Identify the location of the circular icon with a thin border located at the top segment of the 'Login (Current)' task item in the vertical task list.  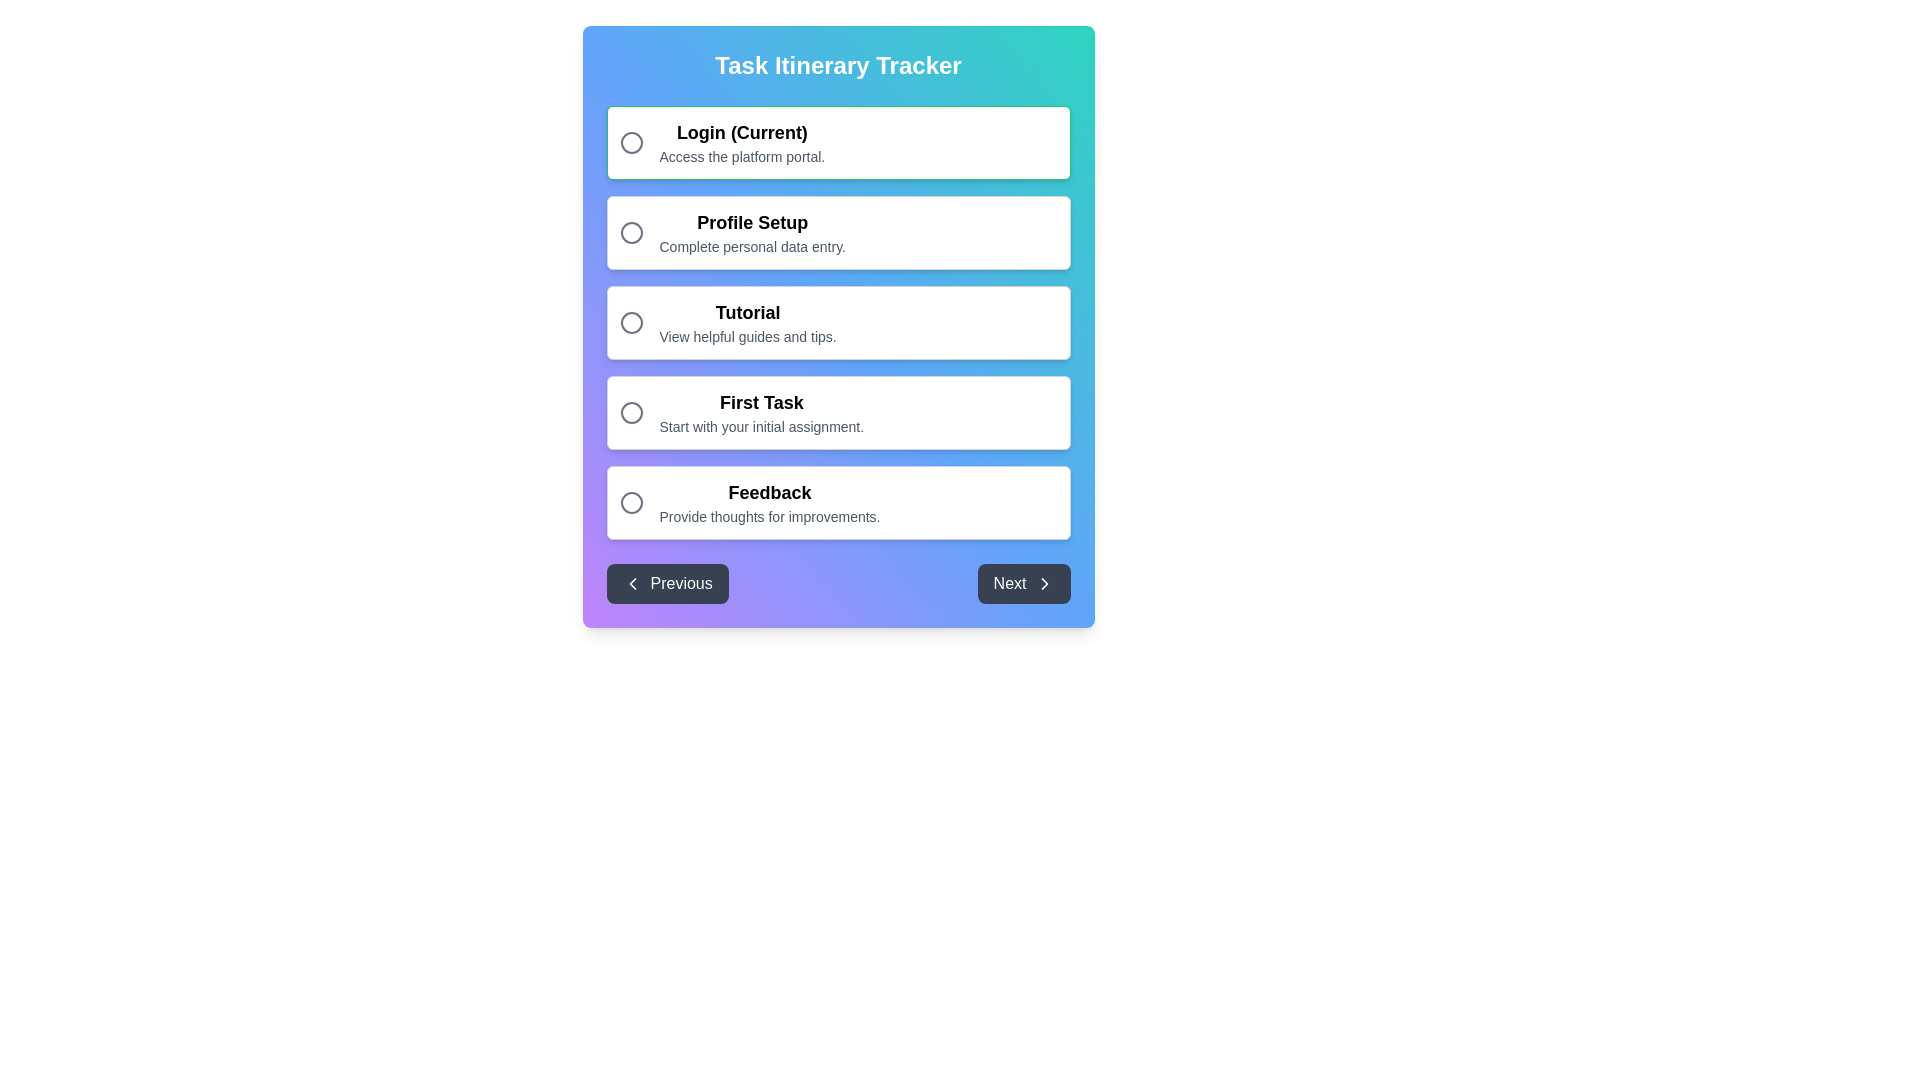
(630, 141).